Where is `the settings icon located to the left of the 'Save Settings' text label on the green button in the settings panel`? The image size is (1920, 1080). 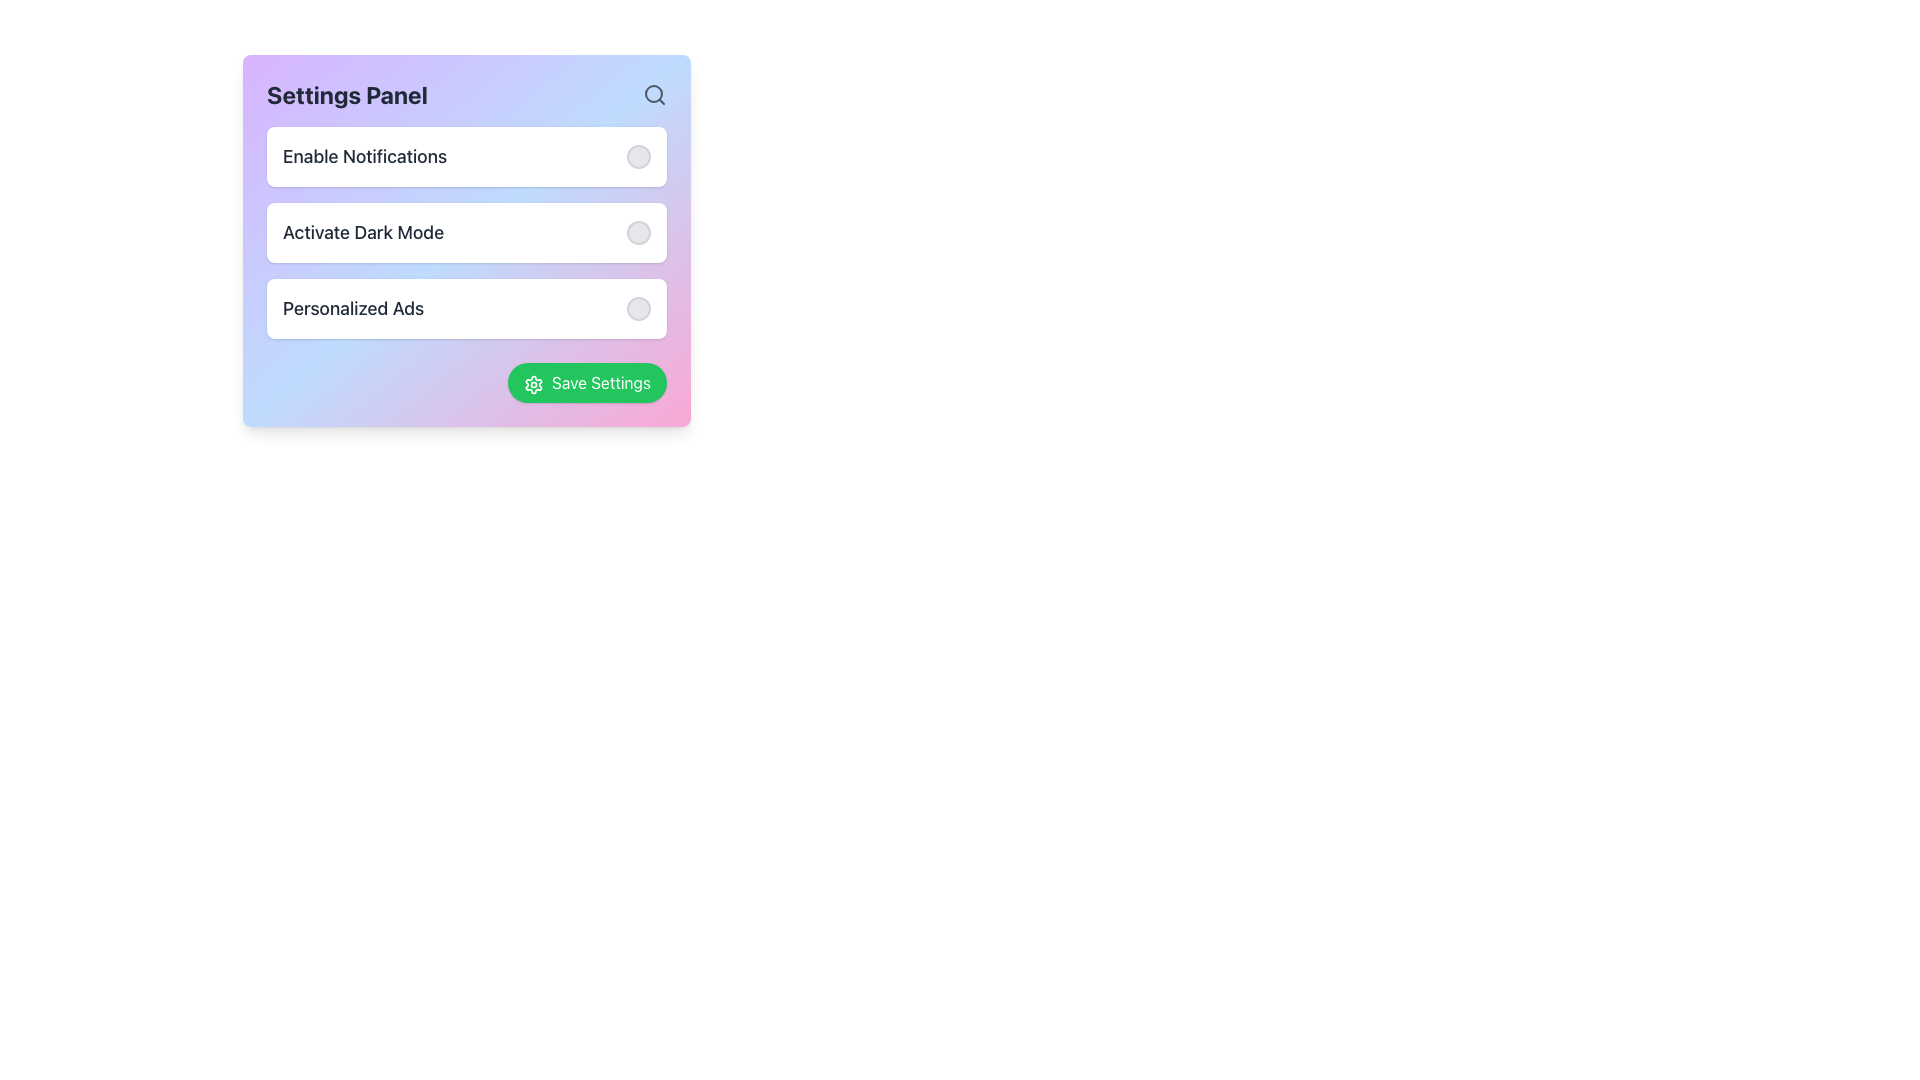 the settings icon located to the left of the 'Save Settings' text label on the green button in the settings panel is located at coordinates (533, 384).